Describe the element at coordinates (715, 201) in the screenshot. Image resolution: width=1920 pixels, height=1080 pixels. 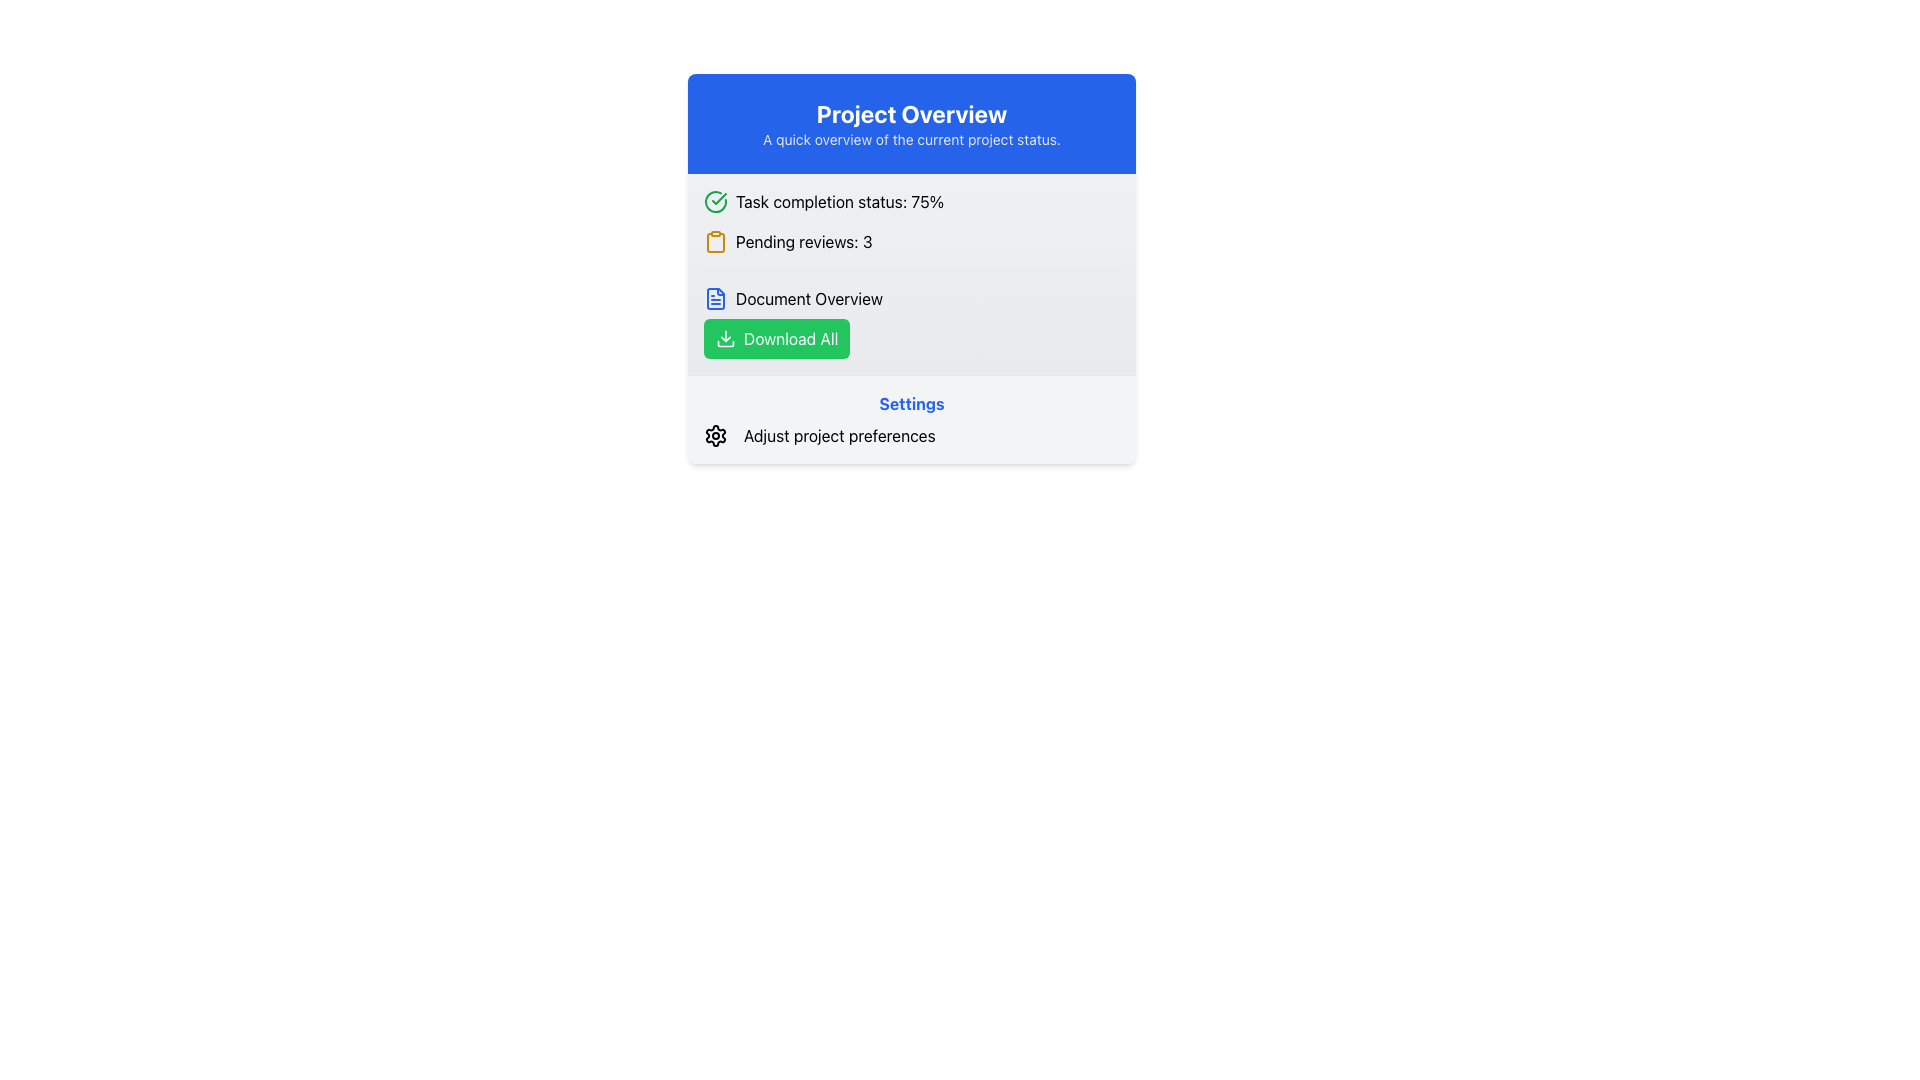
I see `the round green icon with a check mark inside it, located to the left of the 'Task completion status: 75%' text in the project overview panel` at that location.